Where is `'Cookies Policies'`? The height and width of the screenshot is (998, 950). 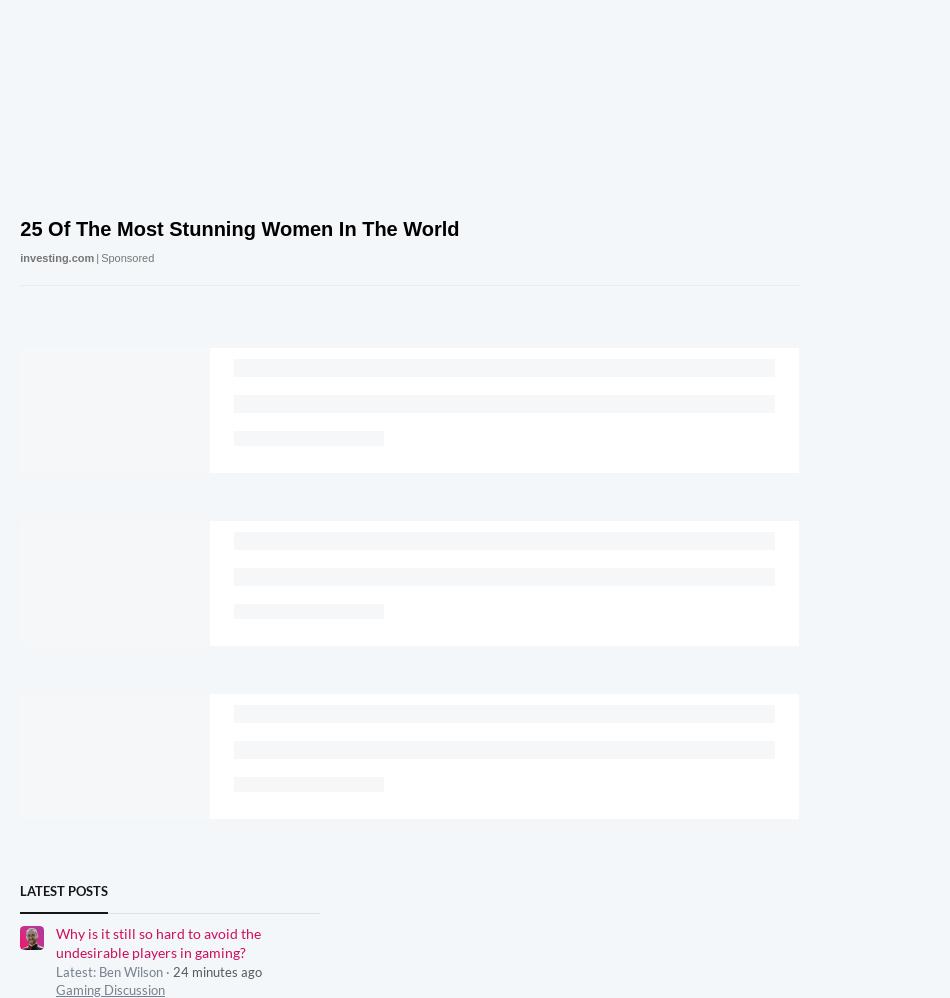
'Cookies Policies' is located at coordinates (398, 973).